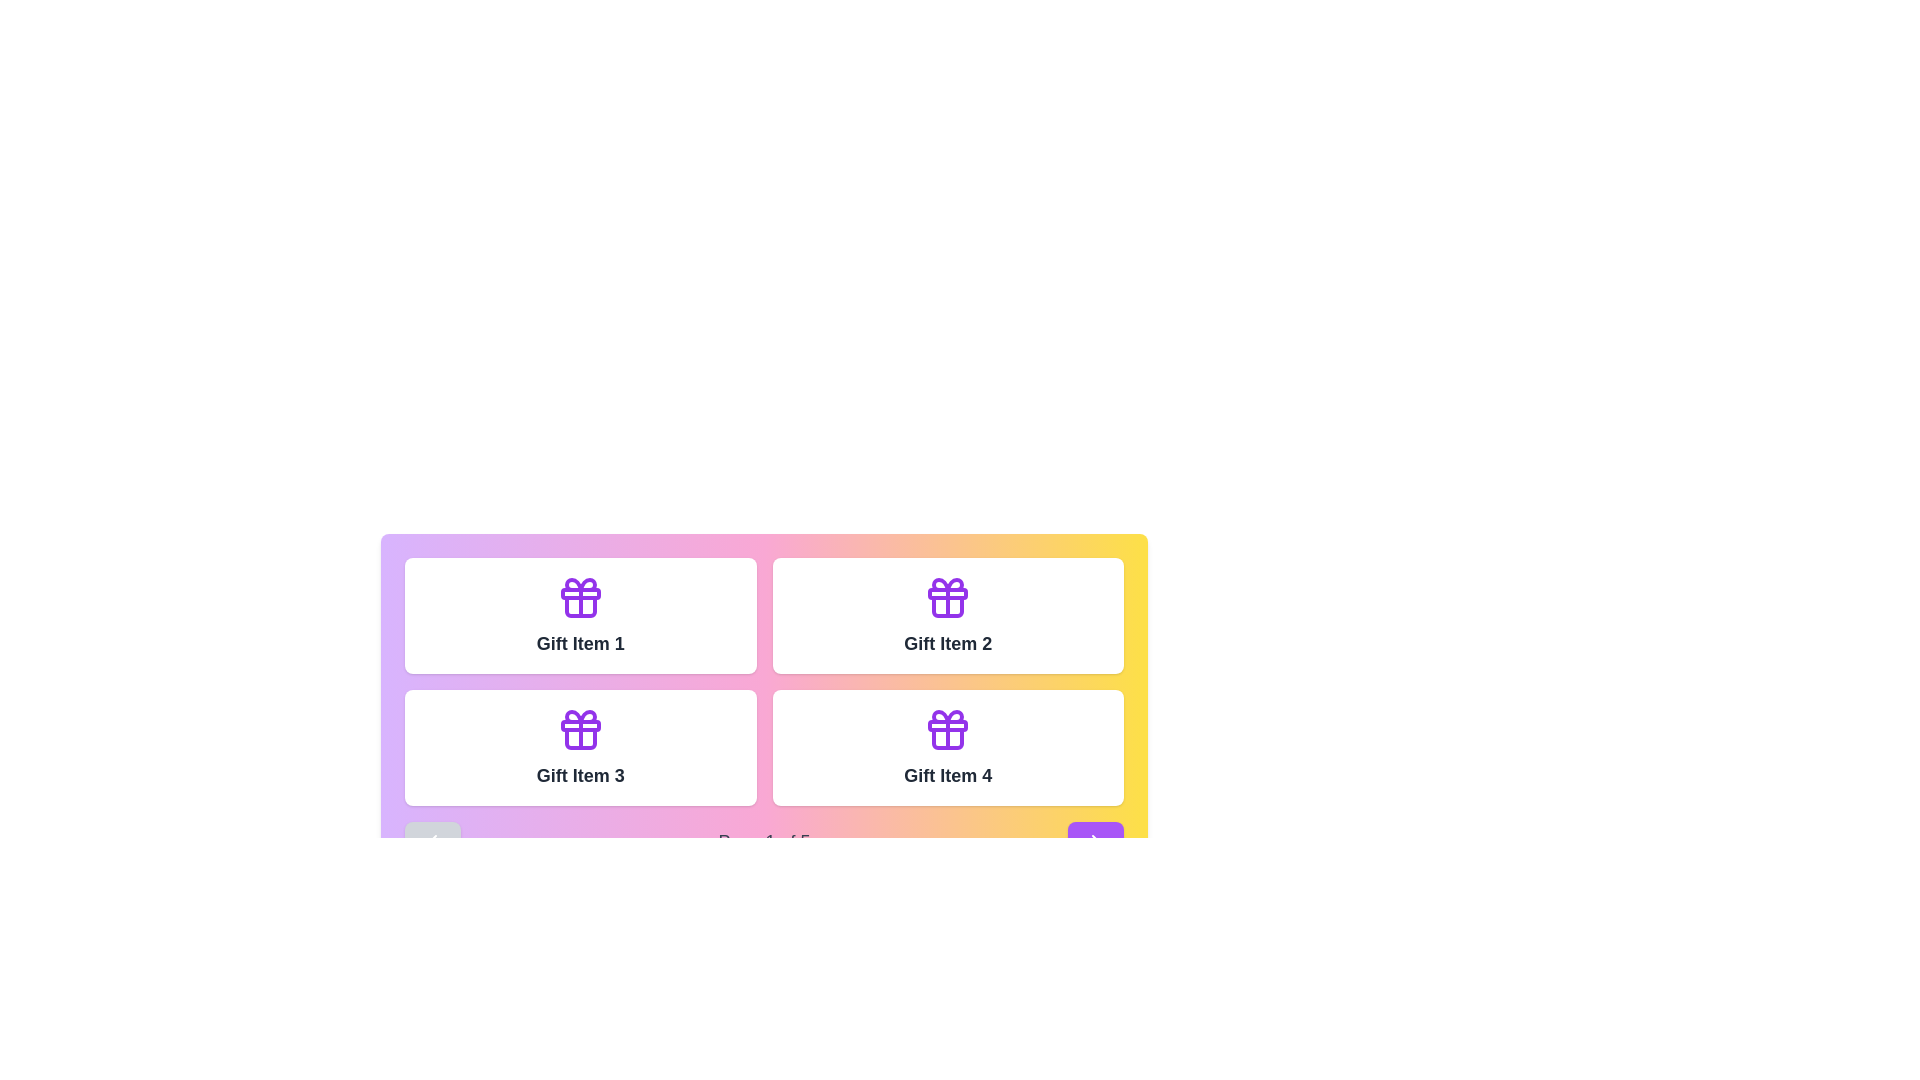 Image resolution: width=1920 pixels, height=1080 pixels. What do you see at coordinates (431, 841) in the screenshot?
I see `the purple button with a chevron icon that navigates to the previous page, located at the bottom left of the interface` at bounding box center [431, 841].